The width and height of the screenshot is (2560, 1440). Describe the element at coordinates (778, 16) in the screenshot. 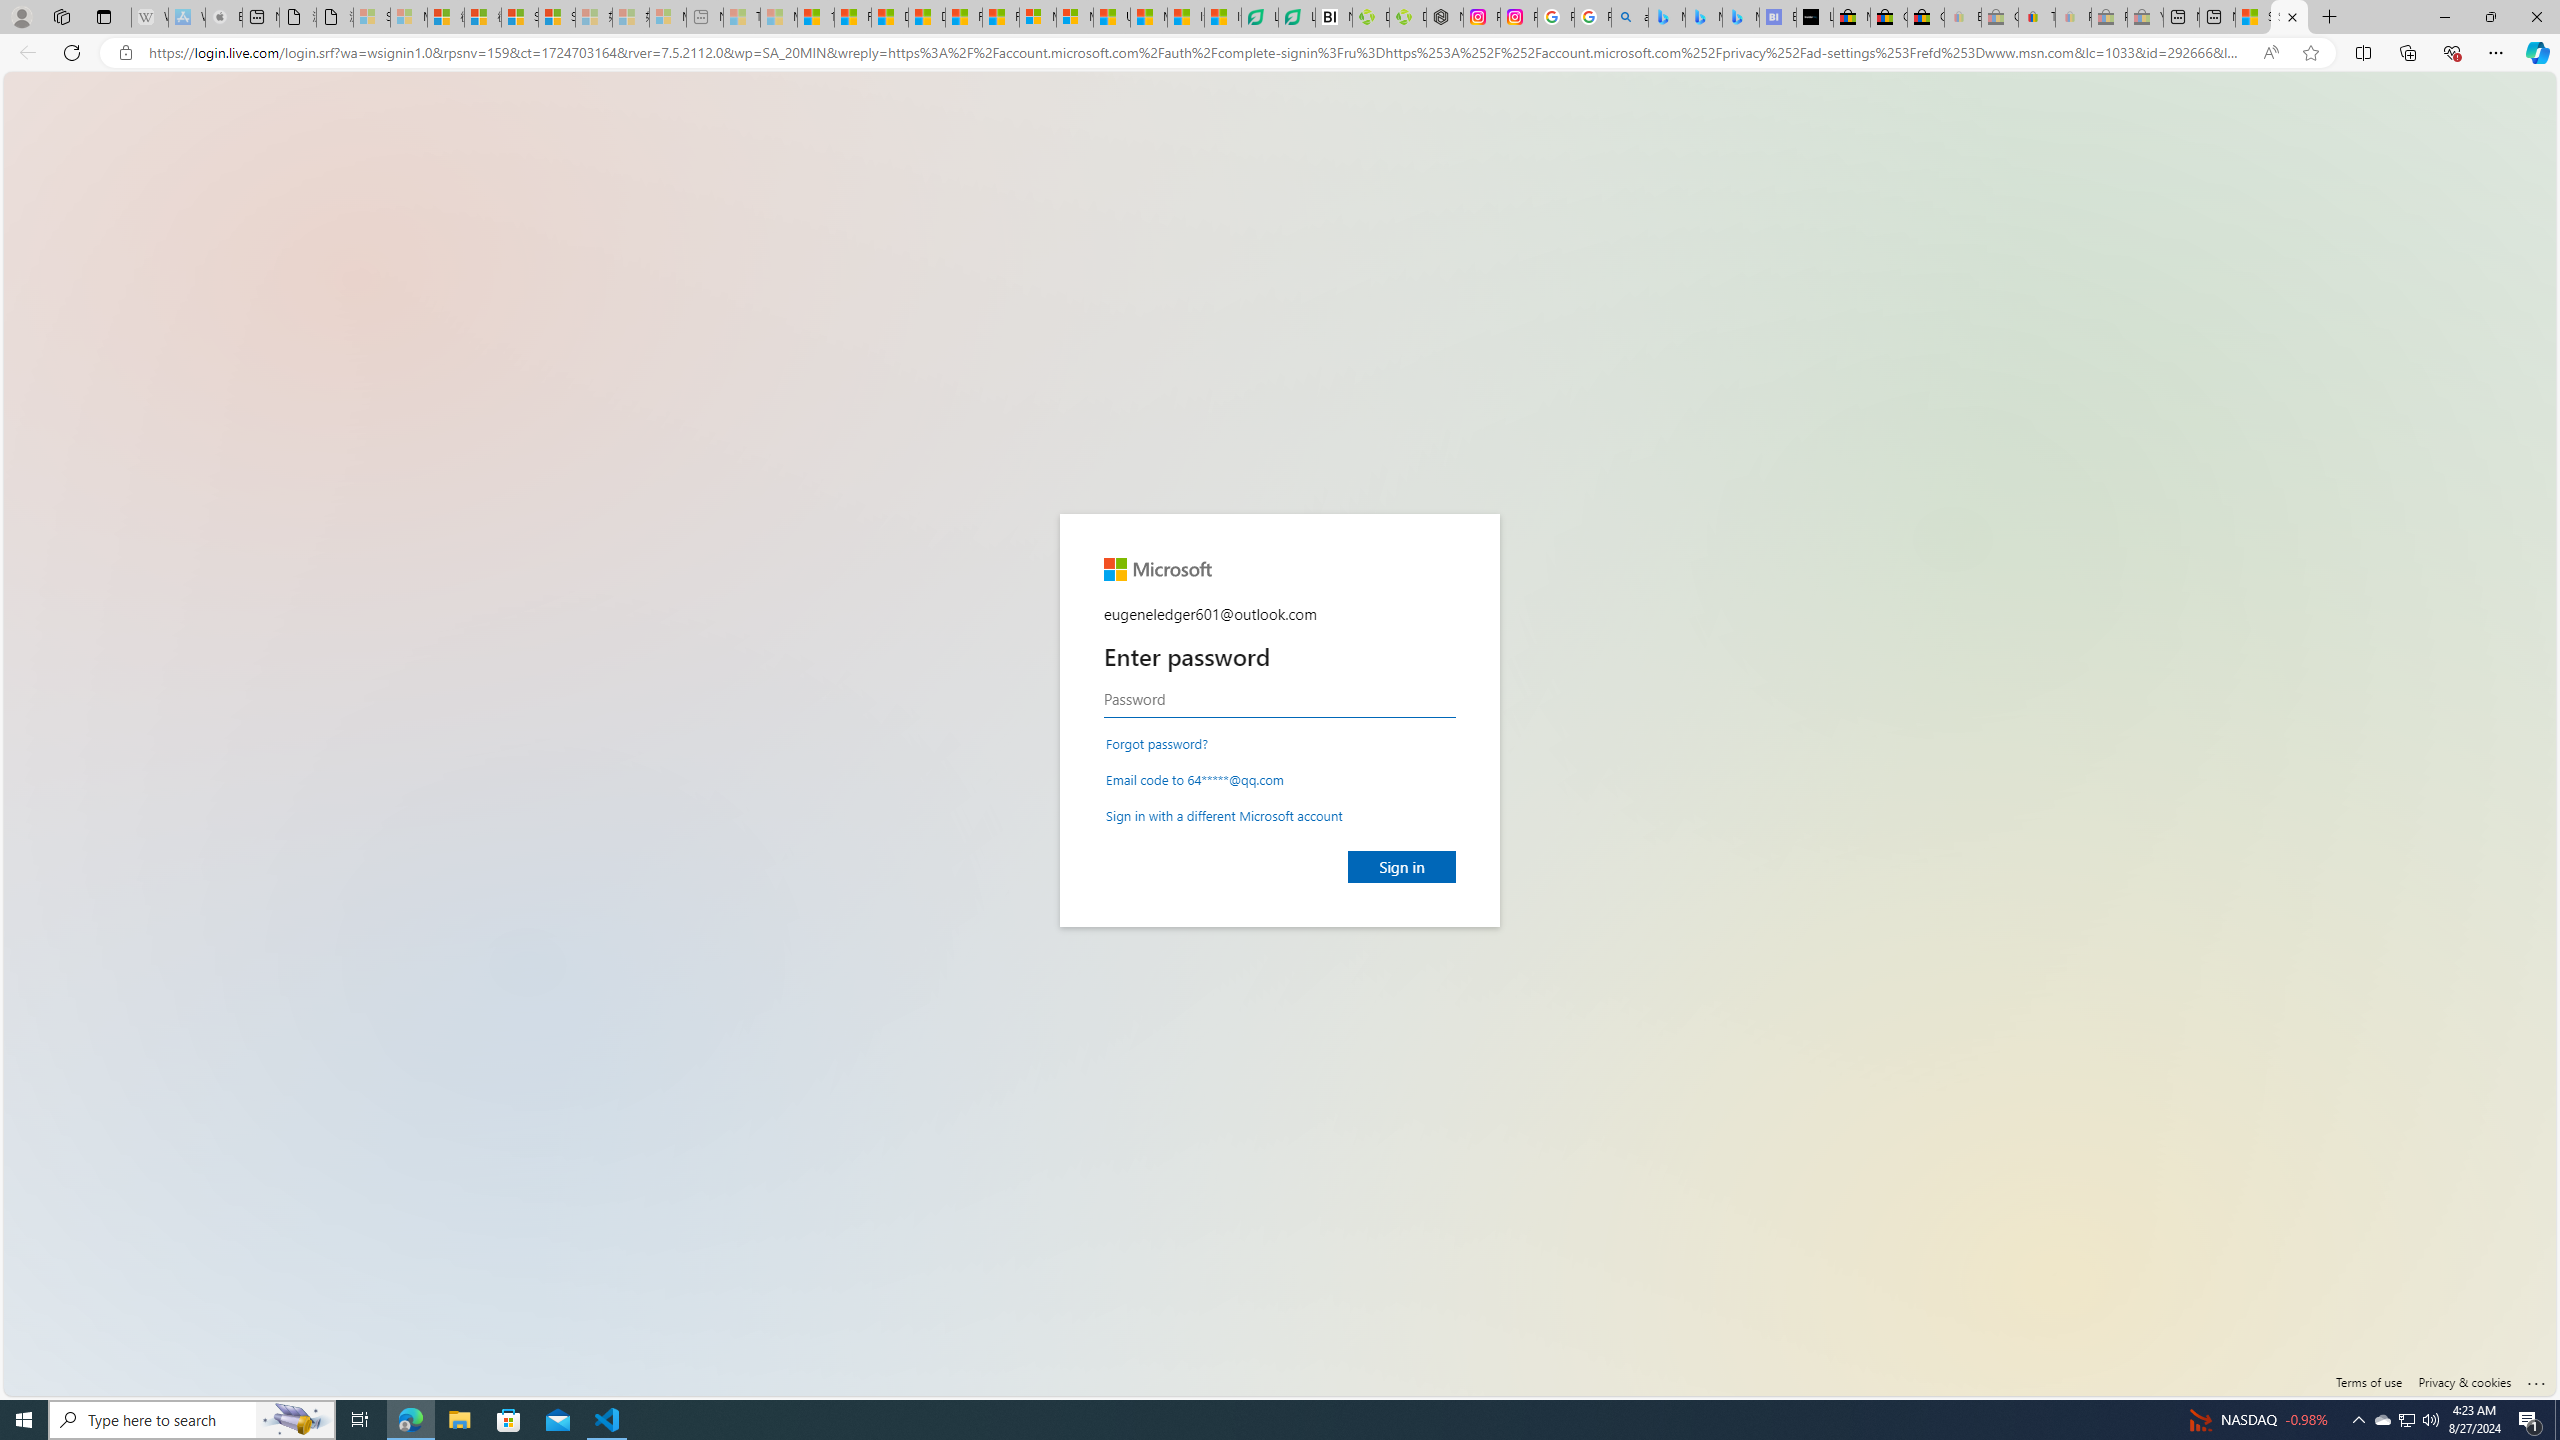

I see `'Marine life - MSN - Sleeping'` at that location.